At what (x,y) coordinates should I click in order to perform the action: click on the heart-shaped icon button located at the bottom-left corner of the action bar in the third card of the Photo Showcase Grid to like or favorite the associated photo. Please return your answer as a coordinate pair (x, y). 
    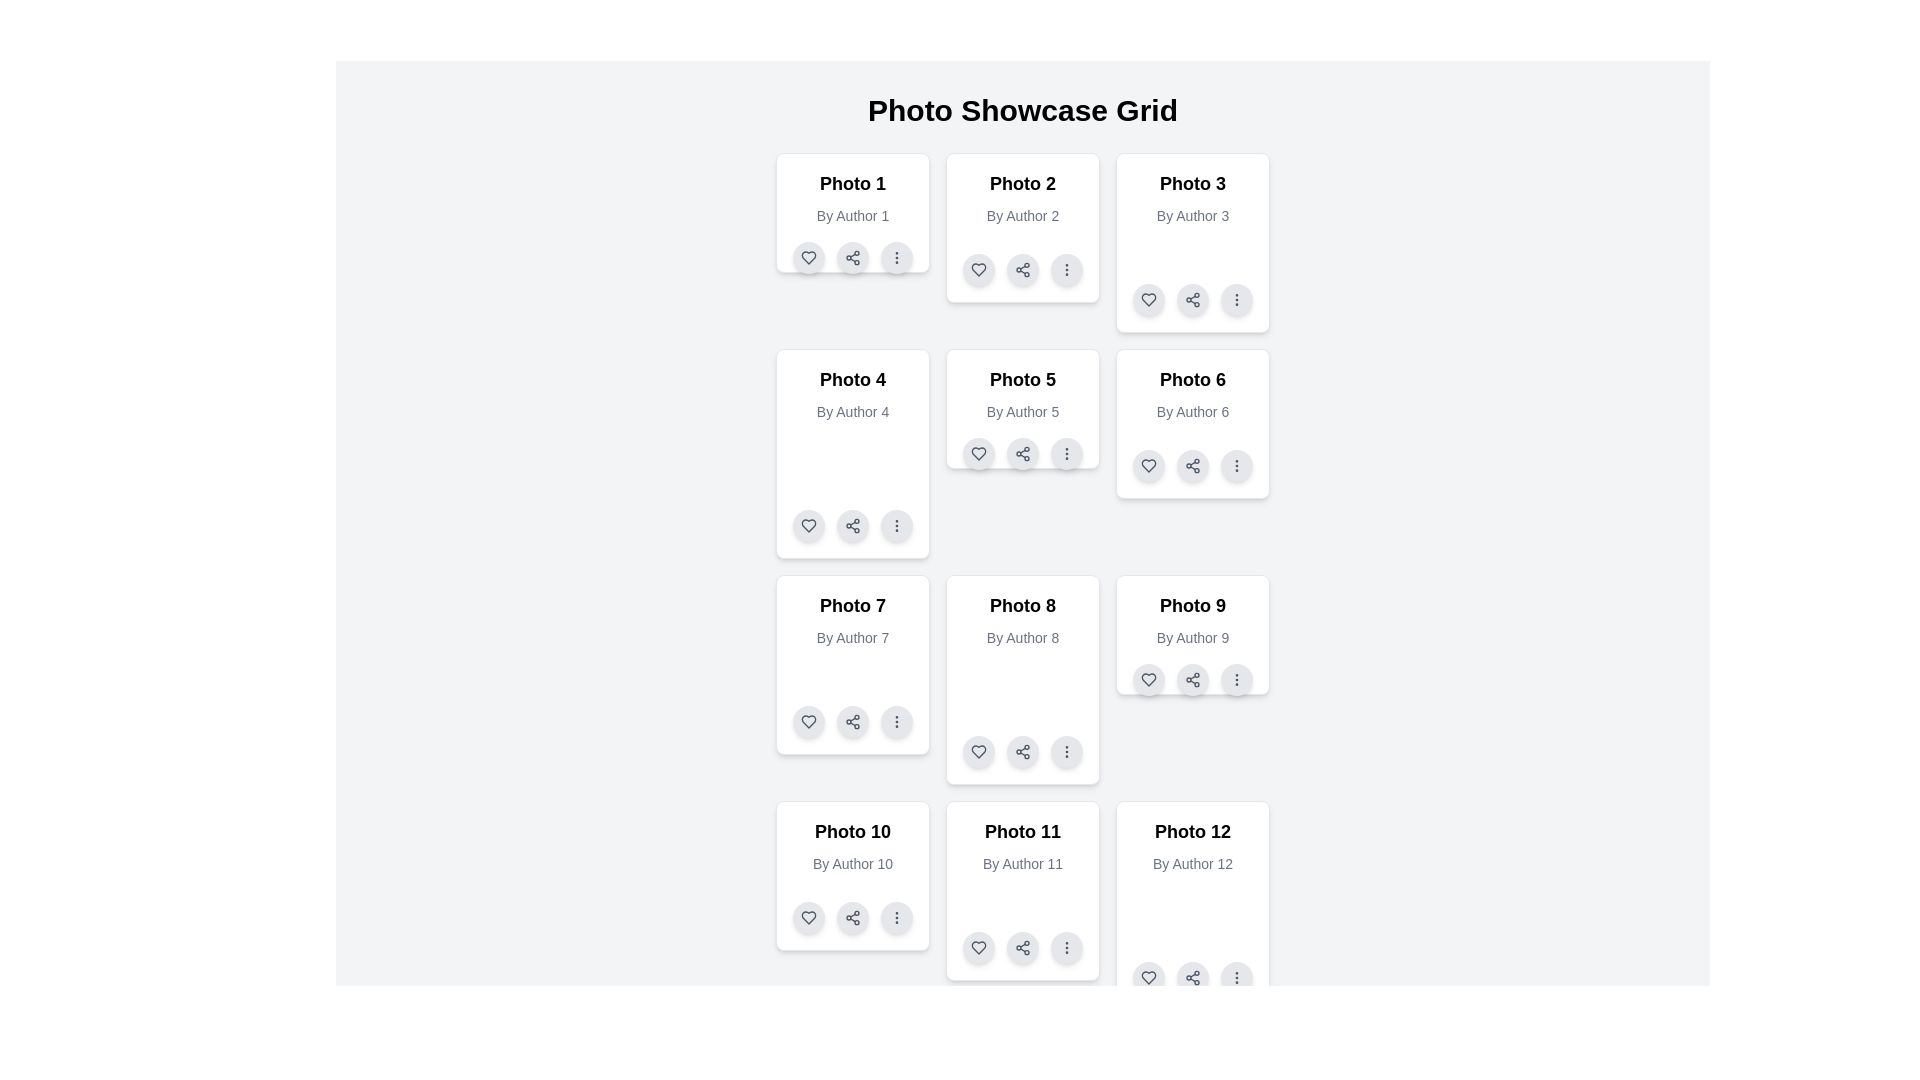
    Looking at the image, I should click on (1148, 300).